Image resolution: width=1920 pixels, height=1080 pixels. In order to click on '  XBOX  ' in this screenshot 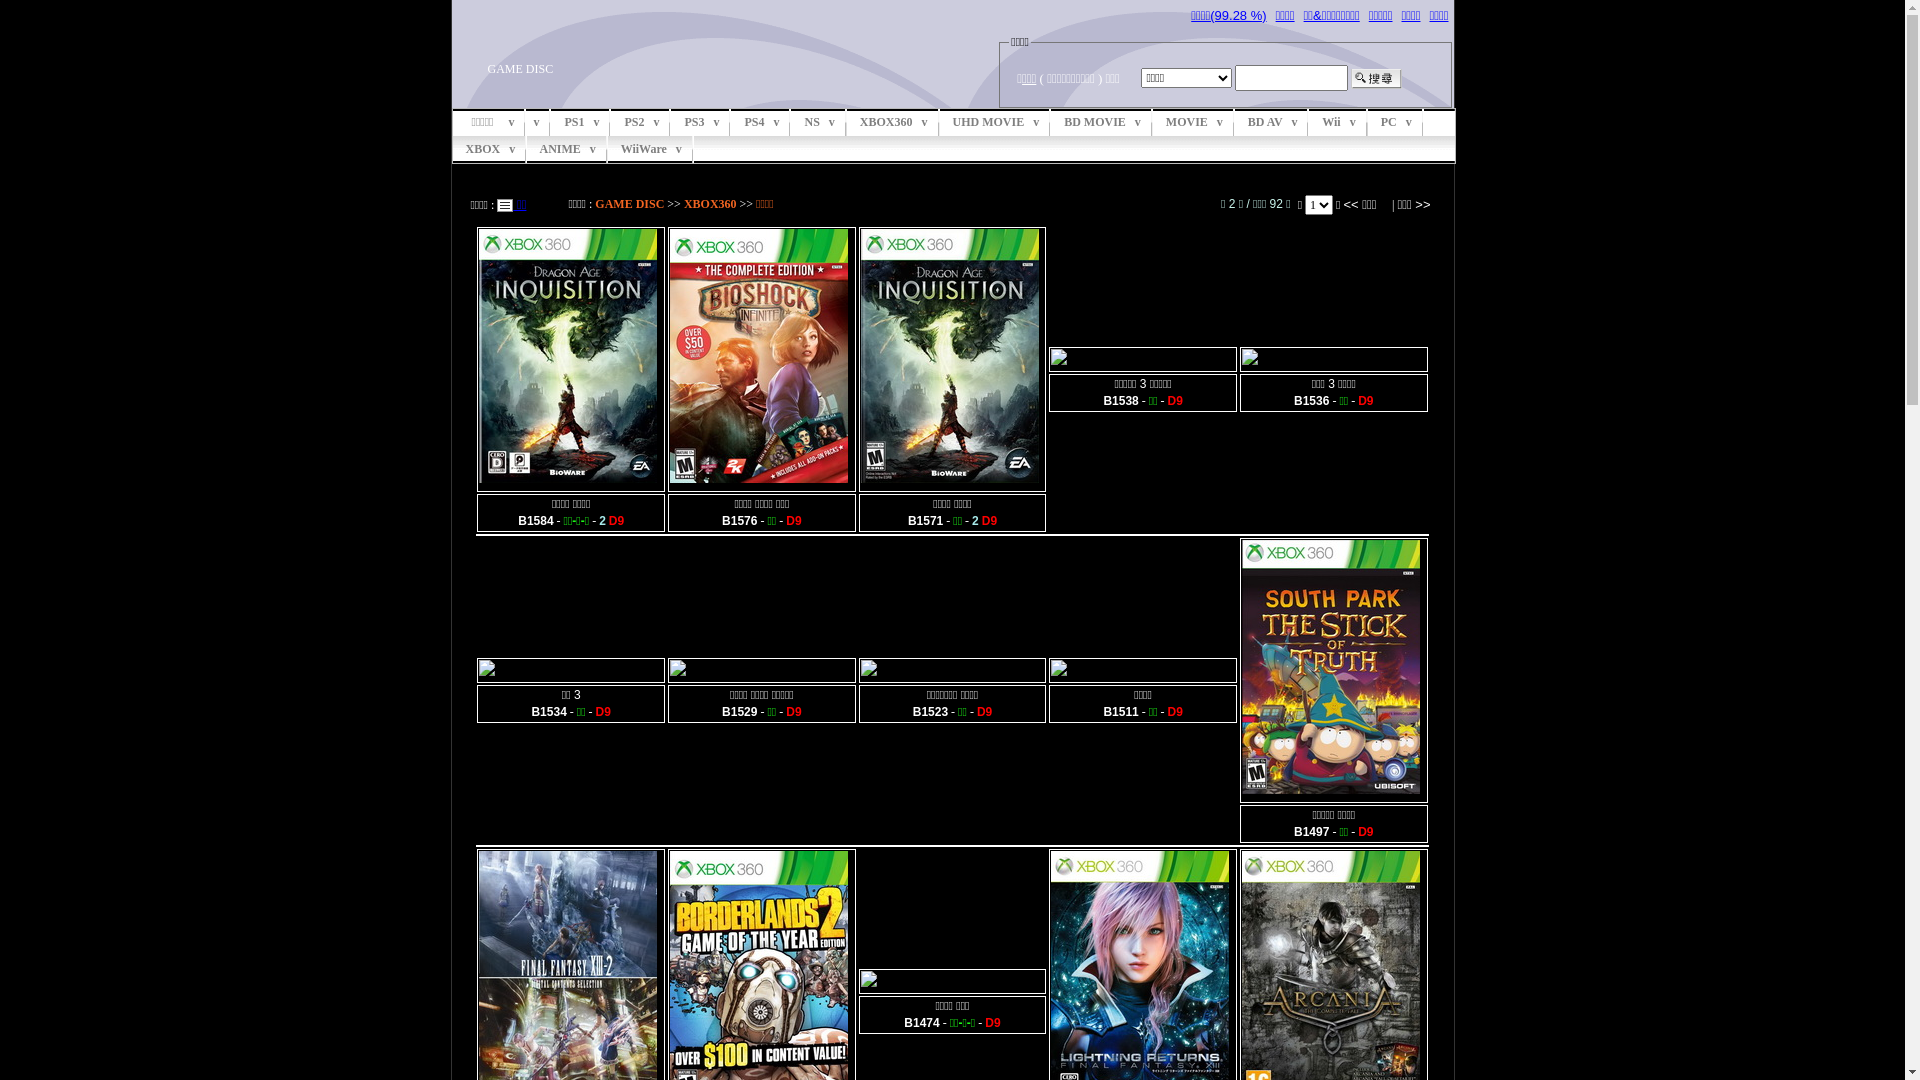, I will do `click(489, 148)`.